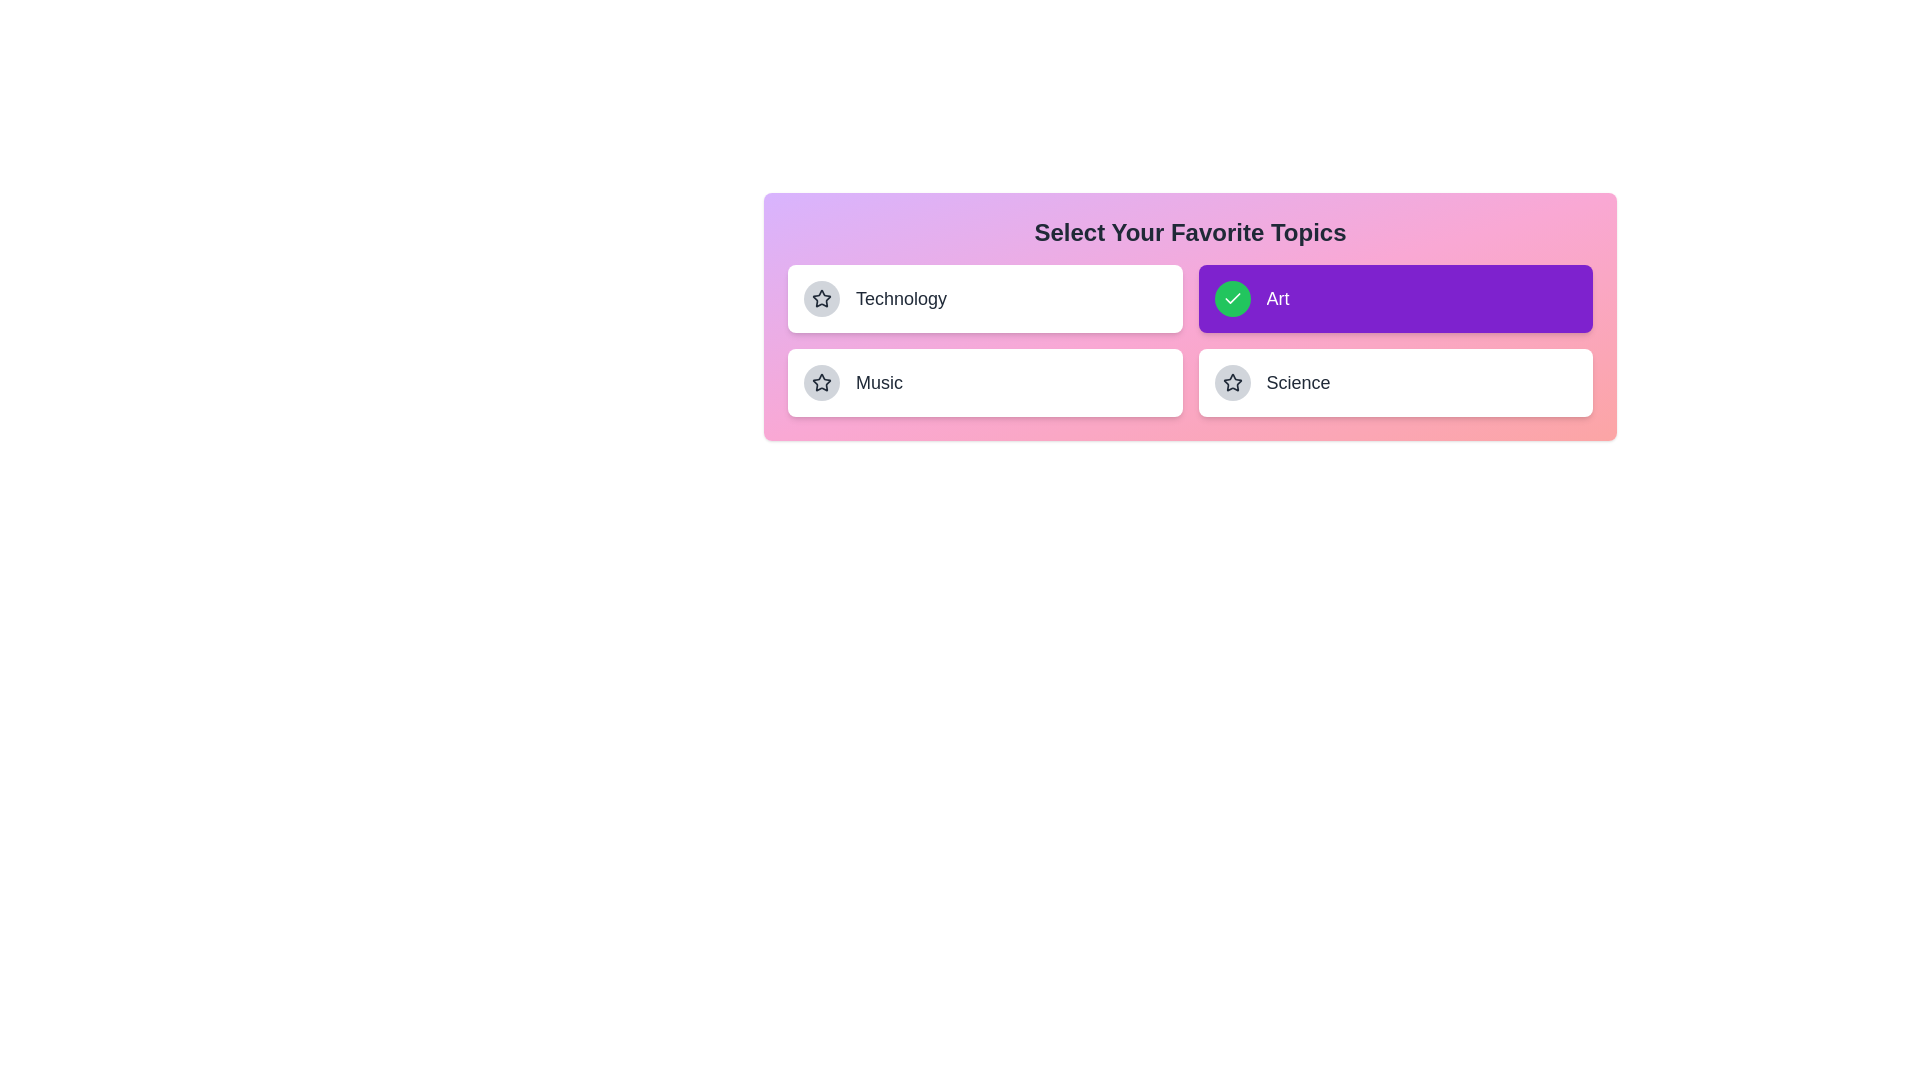 The width and height of the screenshot is (1920, 1080). Describe the element at coordinates (985, 382) in the screenshot. I see `the topic Music` at that location.